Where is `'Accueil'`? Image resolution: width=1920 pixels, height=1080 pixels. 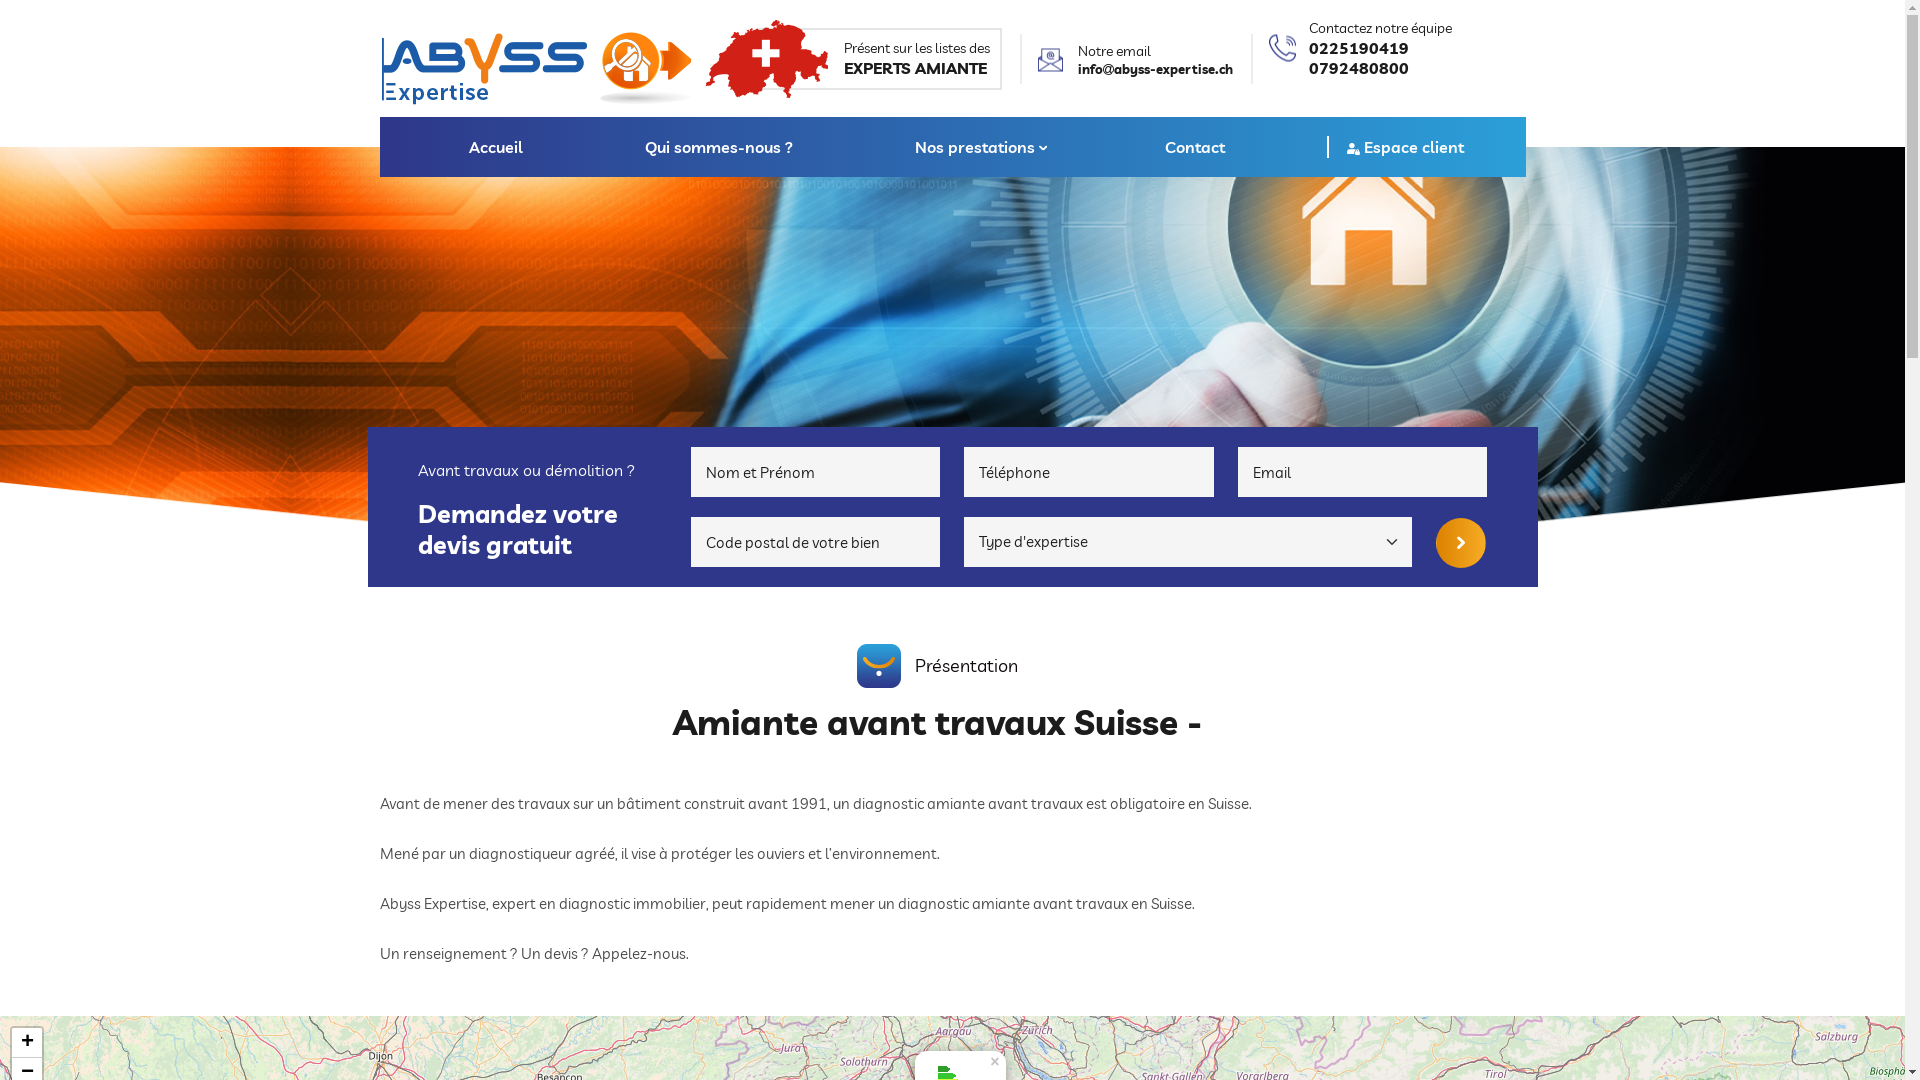 'Accueil' is located at coordinates (495, 145).